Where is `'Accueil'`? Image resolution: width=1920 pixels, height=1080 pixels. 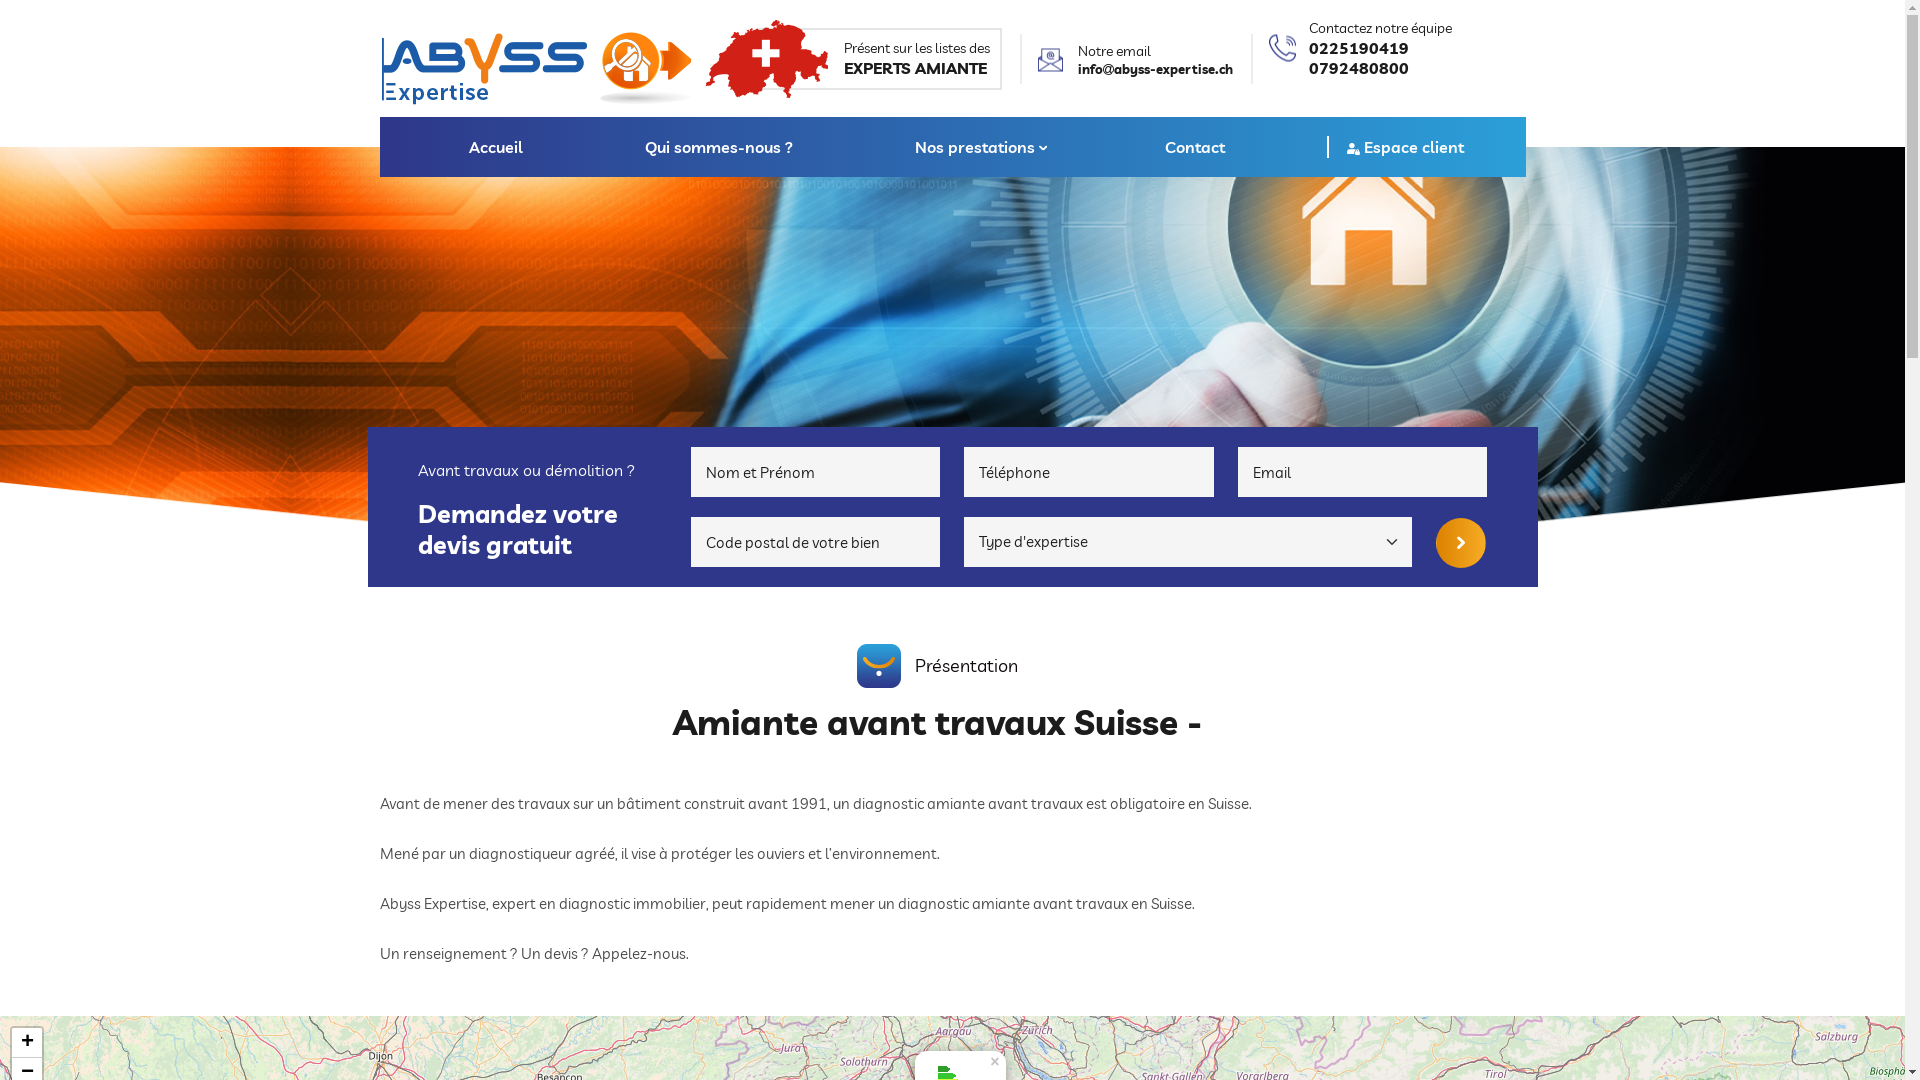 'Accueil' is located at coordinates (495, 145).